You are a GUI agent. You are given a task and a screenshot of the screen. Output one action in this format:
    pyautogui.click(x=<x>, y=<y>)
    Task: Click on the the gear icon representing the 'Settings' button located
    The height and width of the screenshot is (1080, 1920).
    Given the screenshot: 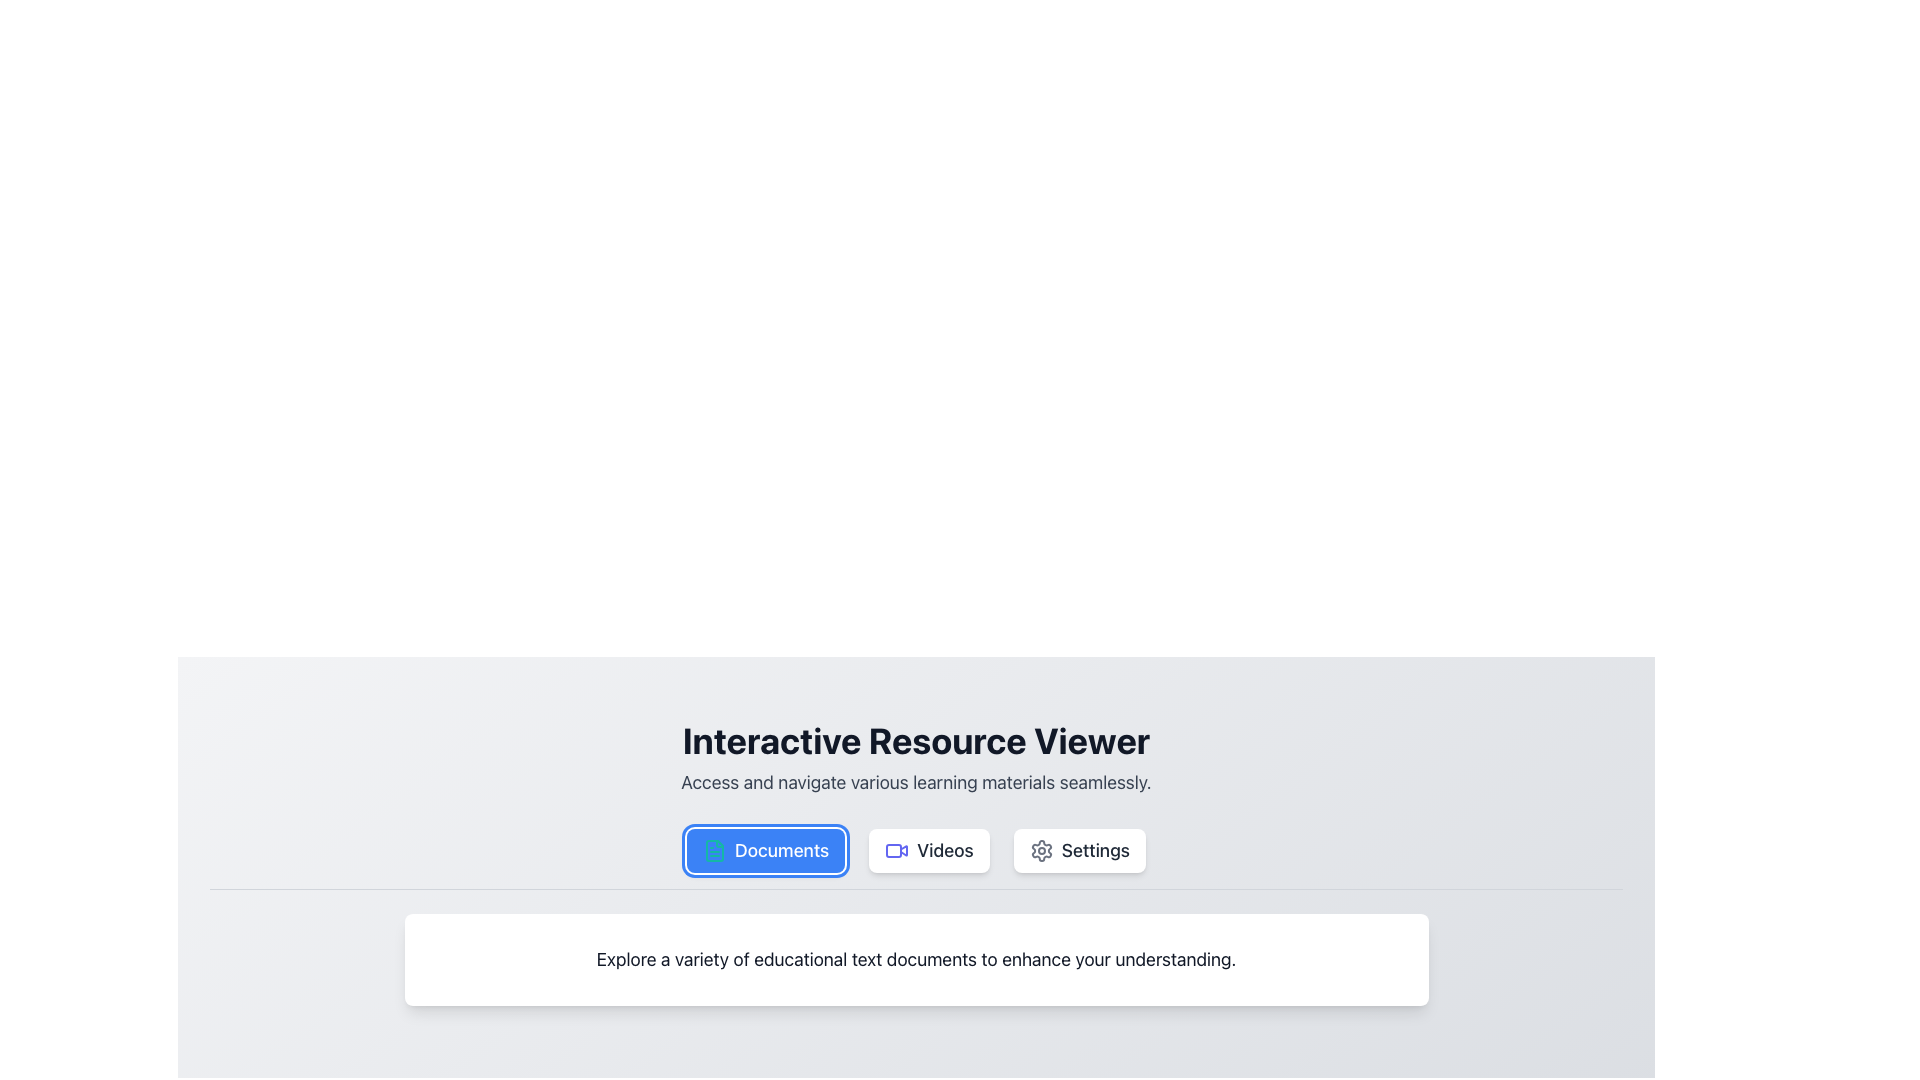 What is the action you would take?
    pyautogui.click(x=1040, y=851)
    